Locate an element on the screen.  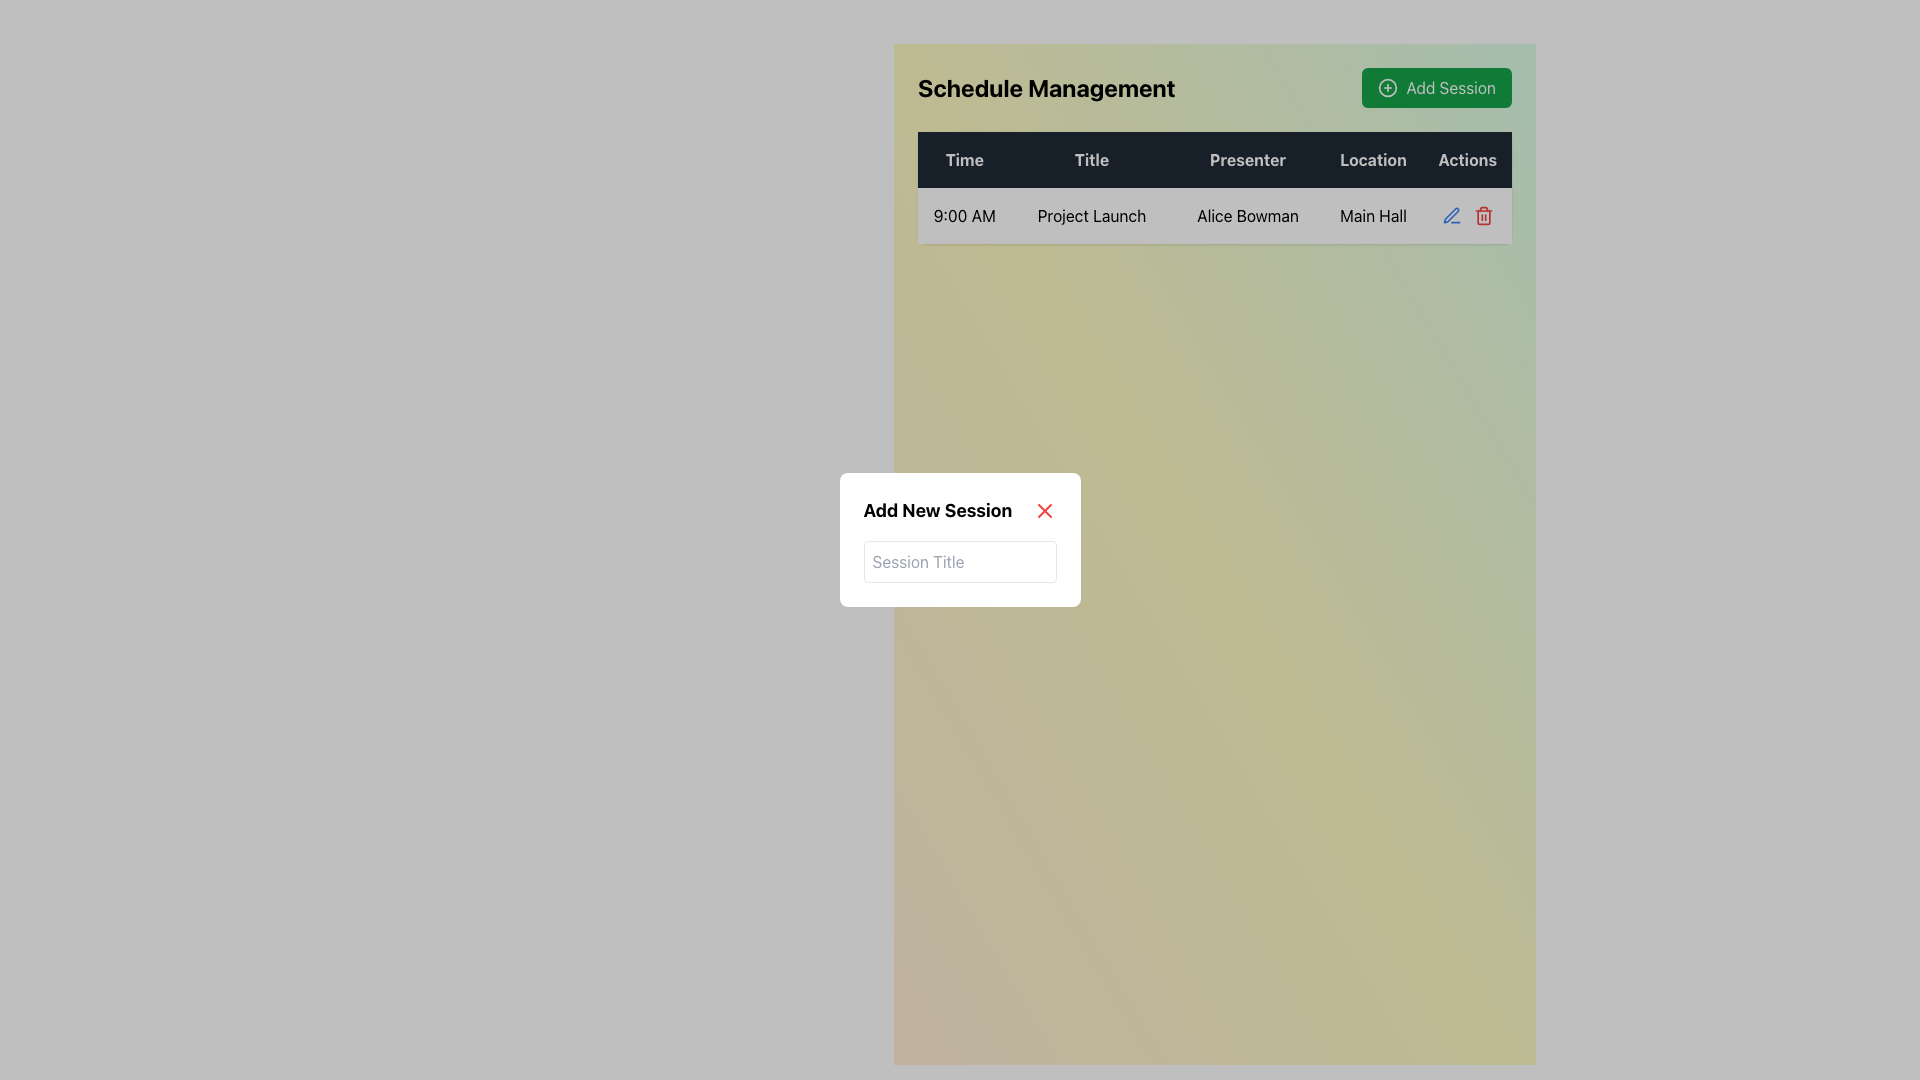
the 'Presenter' section of the header label in the Schedule Management table, which is part of a horizontal header bar with a dark gray background and white text is located at coordinates (1213, 158).